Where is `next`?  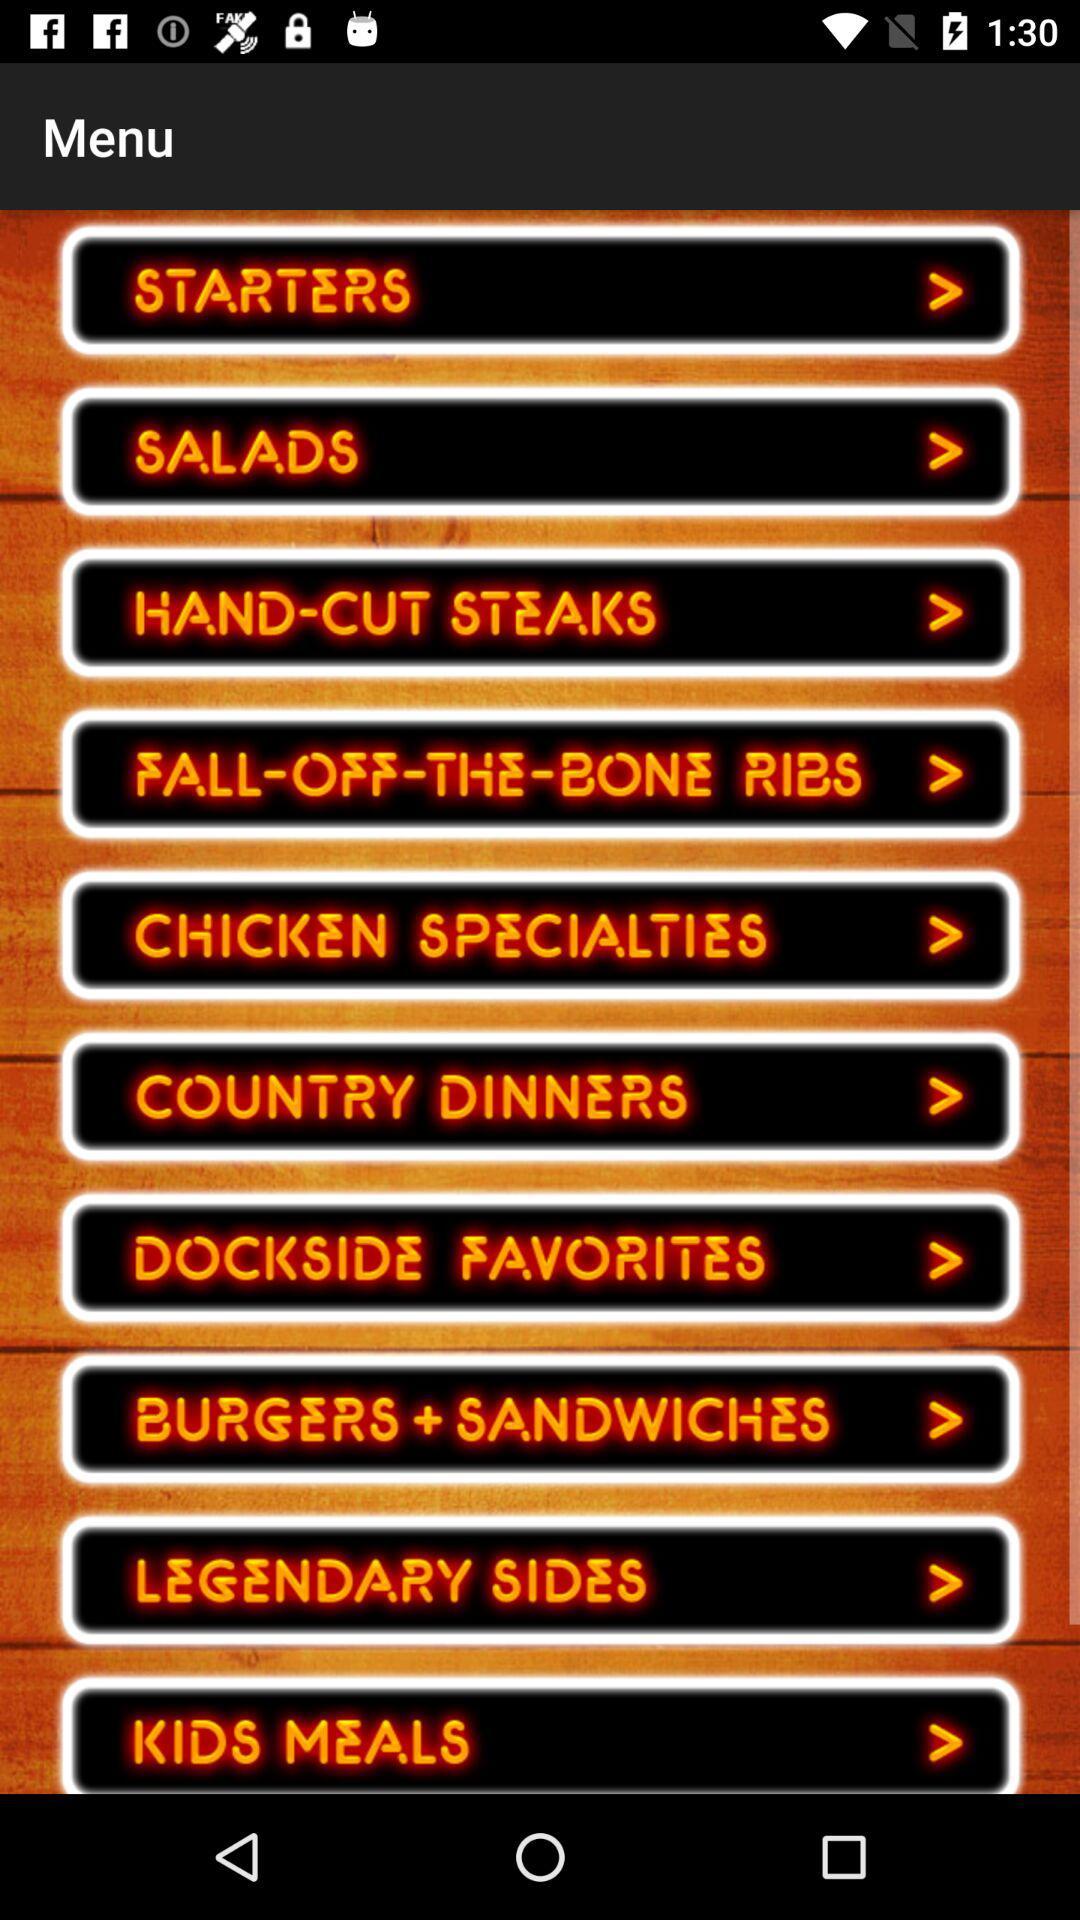 next is located at coordinates (540, 612).